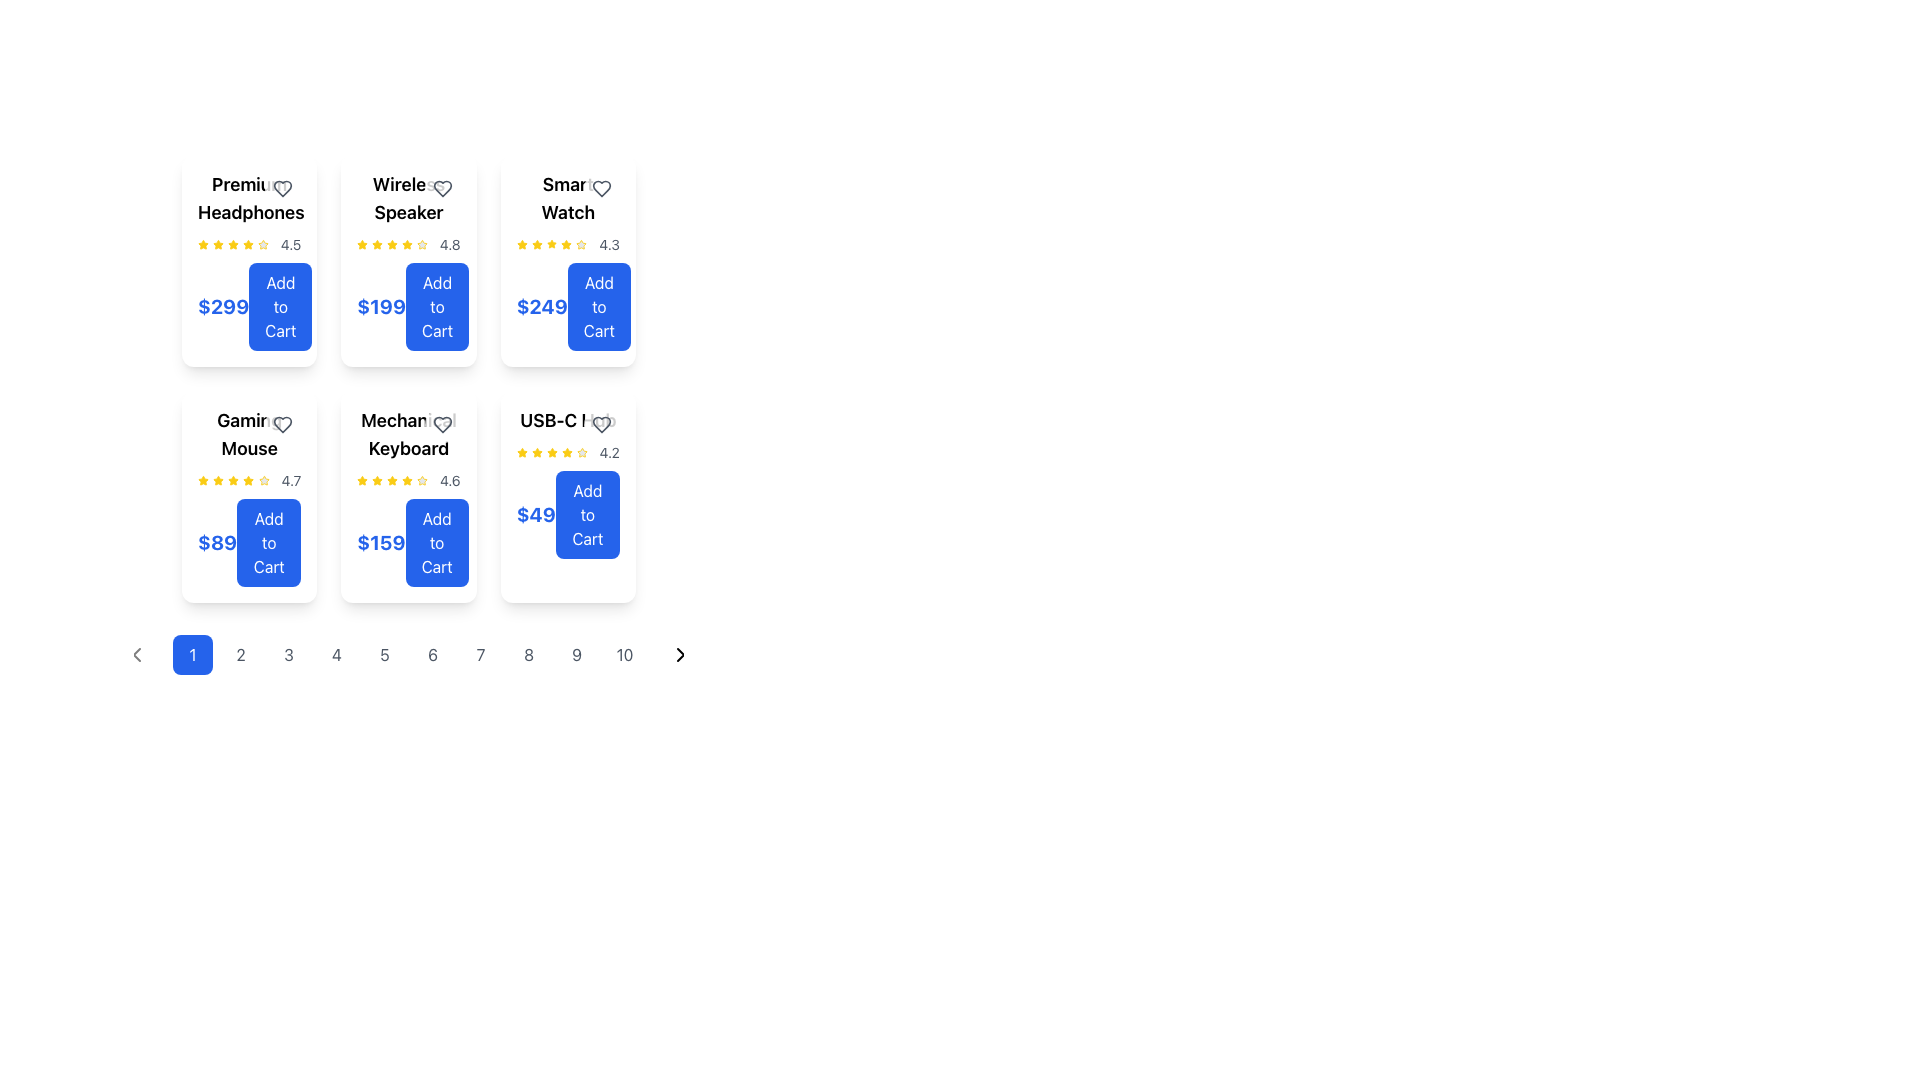 The height and width of the screenshot is (1080, 1920). What do you see at coordinates (392, 243) in the screenshot?
I see `the Star icon that represents the rating for the 'Wireless Speaker' product, located in the second card from the left in the upper row of the grid layout` at bounding box center [392, 243].